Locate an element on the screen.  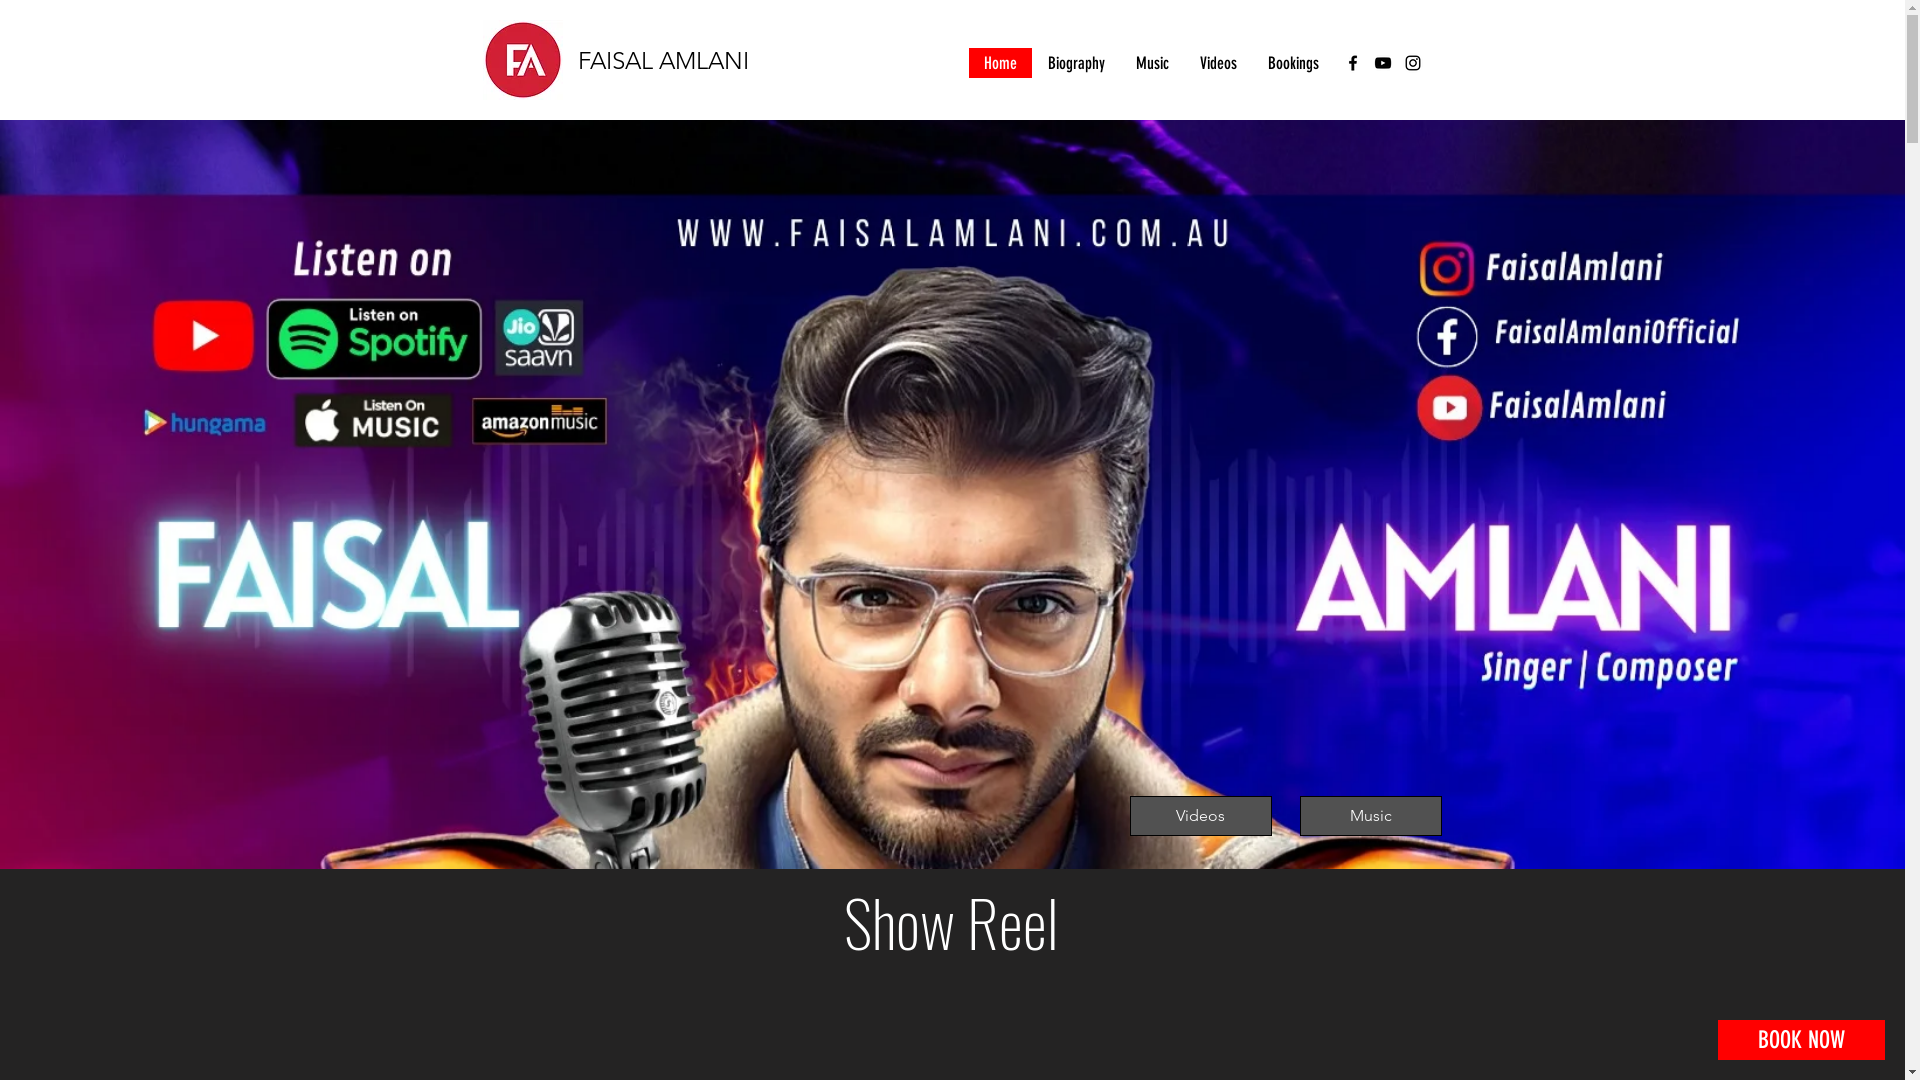
'BOOK NOW' is located at coordinates (1801, 1039).